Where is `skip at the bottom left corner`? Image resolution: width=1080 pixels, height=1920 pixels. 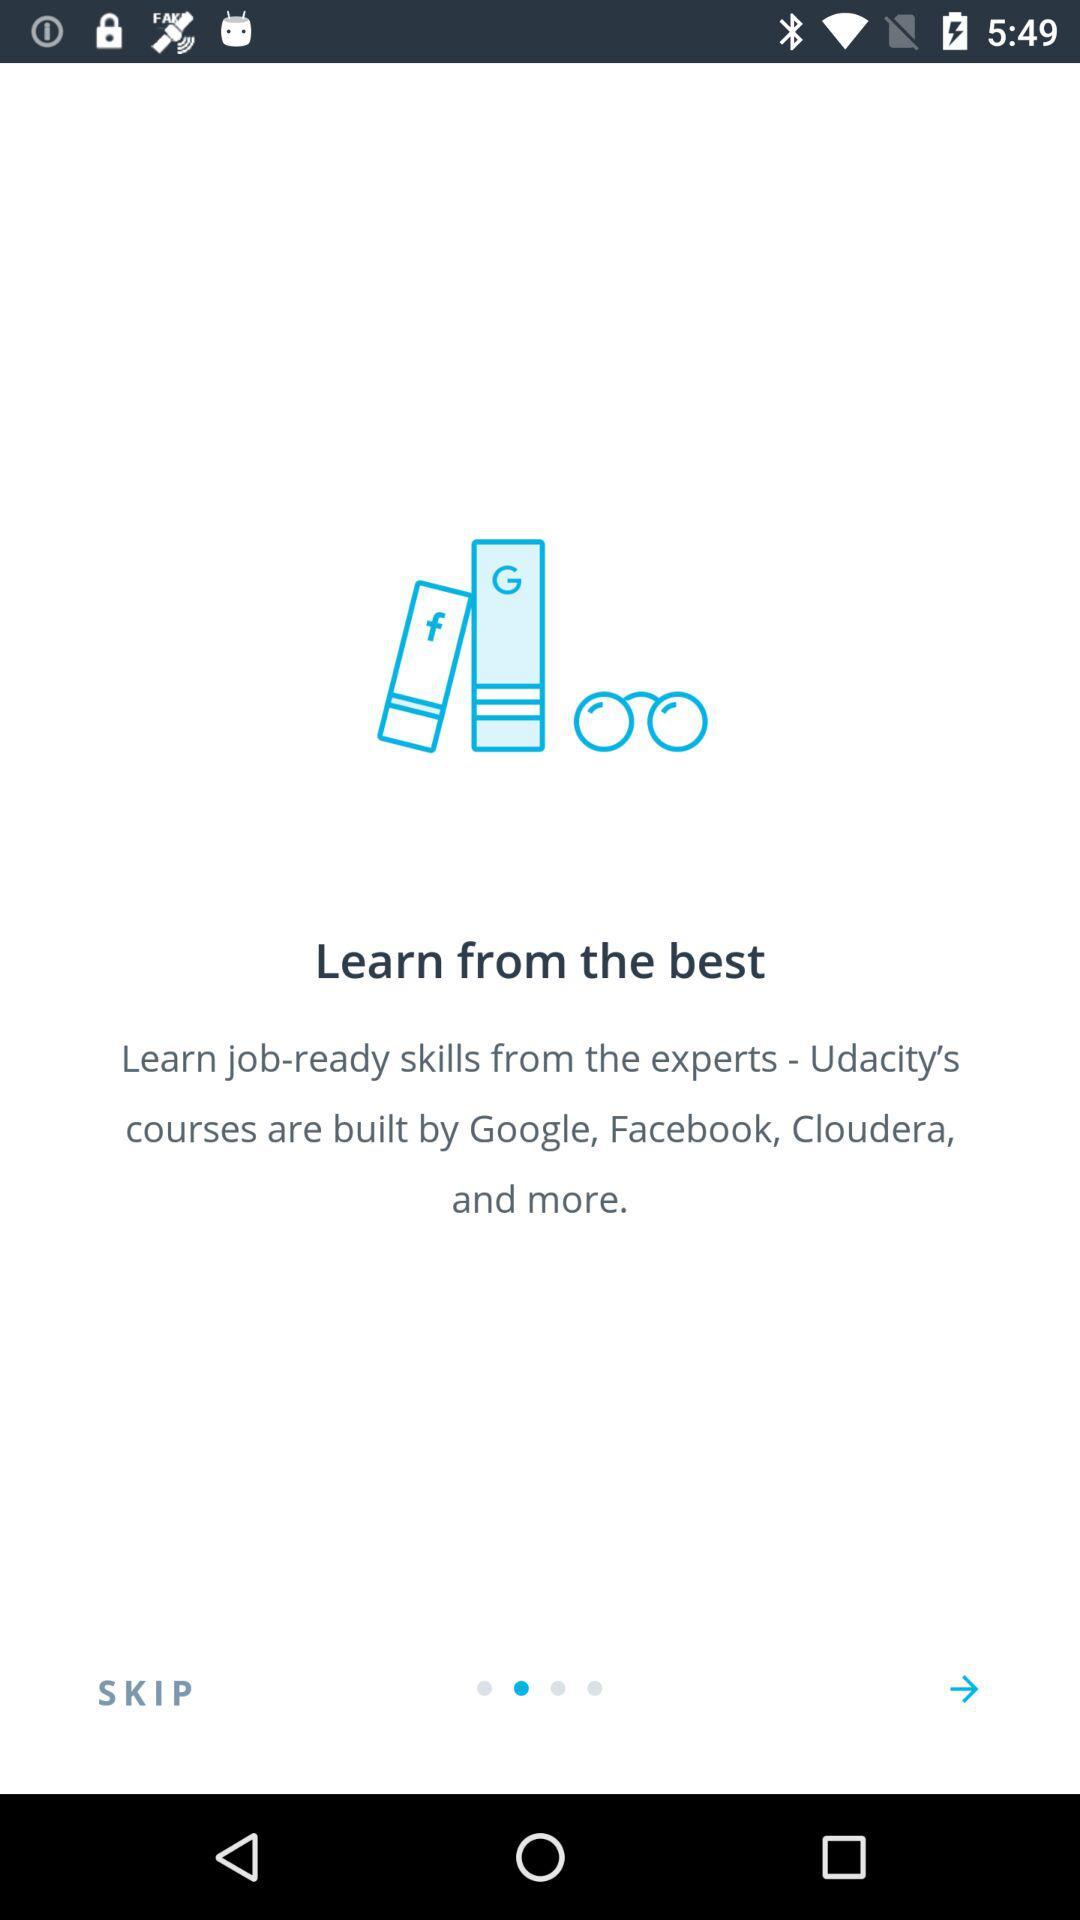 skip at the bottom left corner is located at coordinates (144, 1688).